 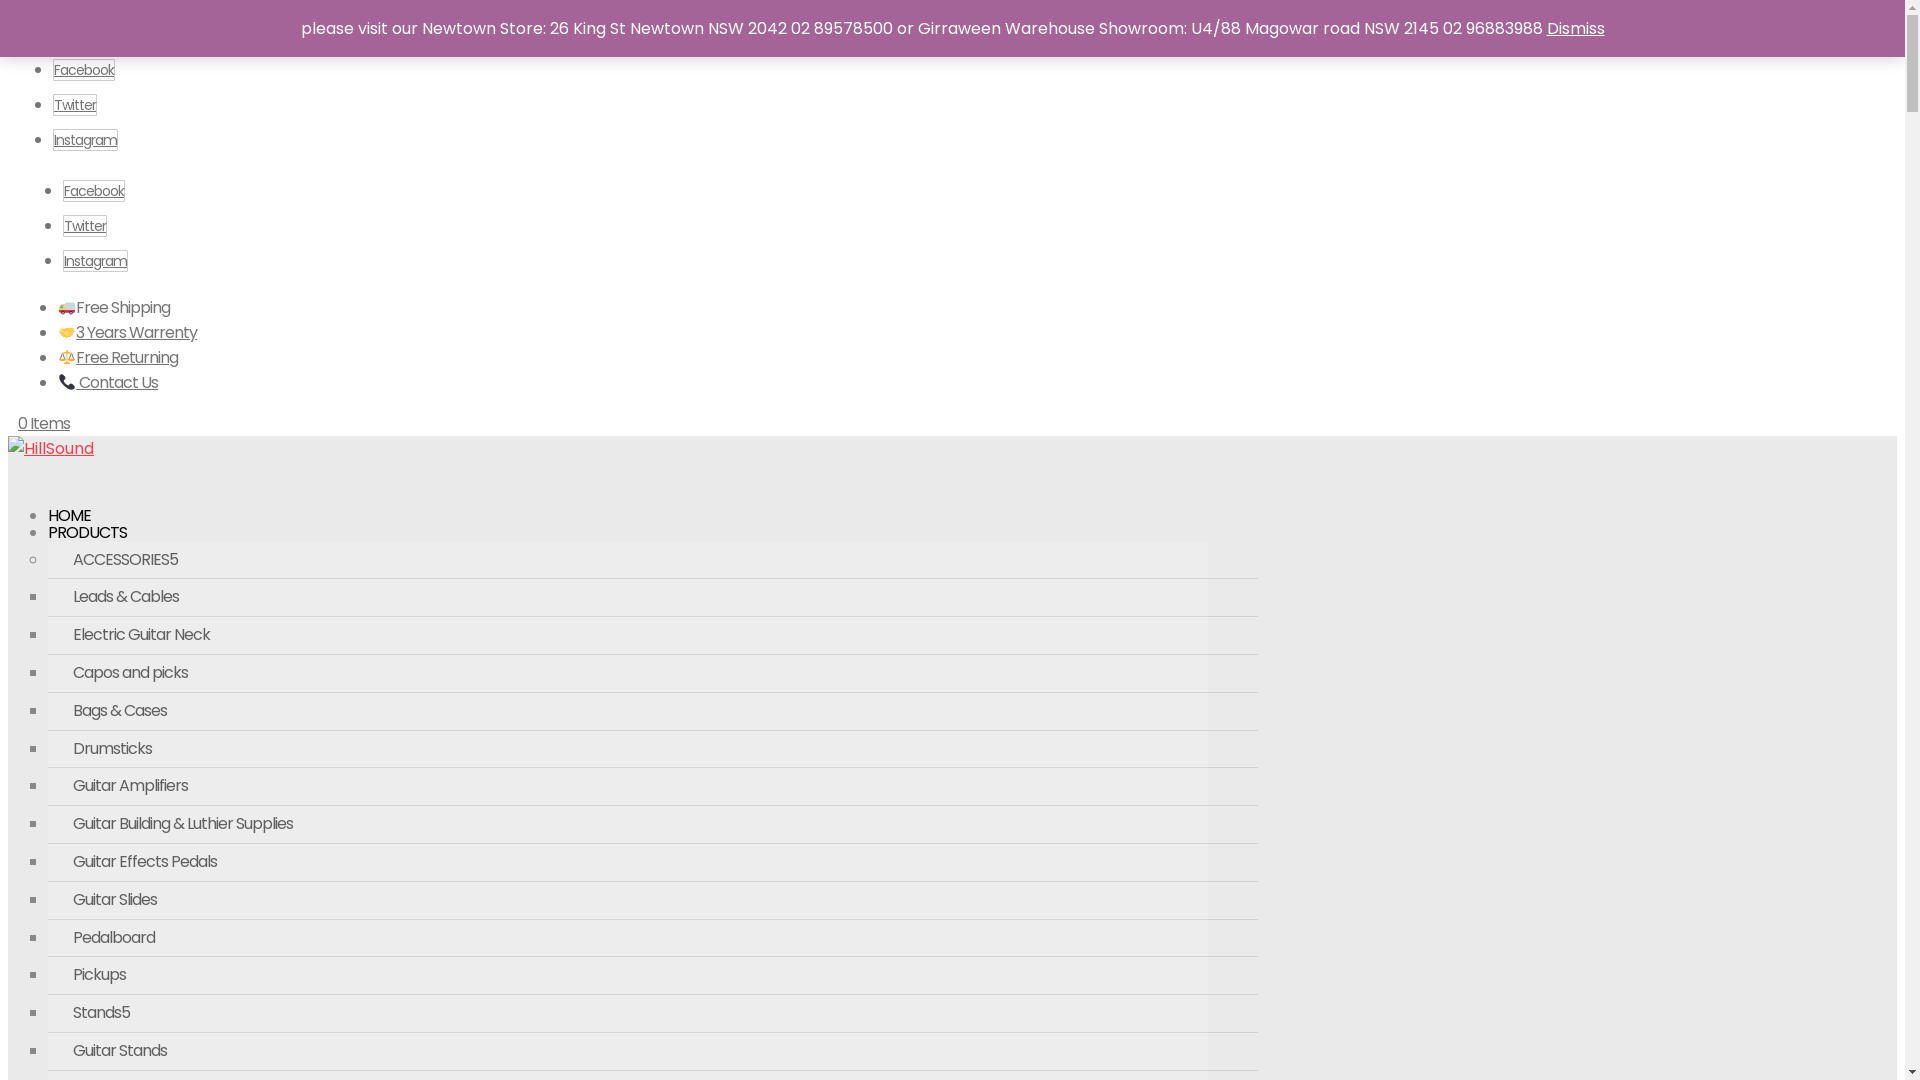 I want to click on 'HOME', so click(x=69, y=530).